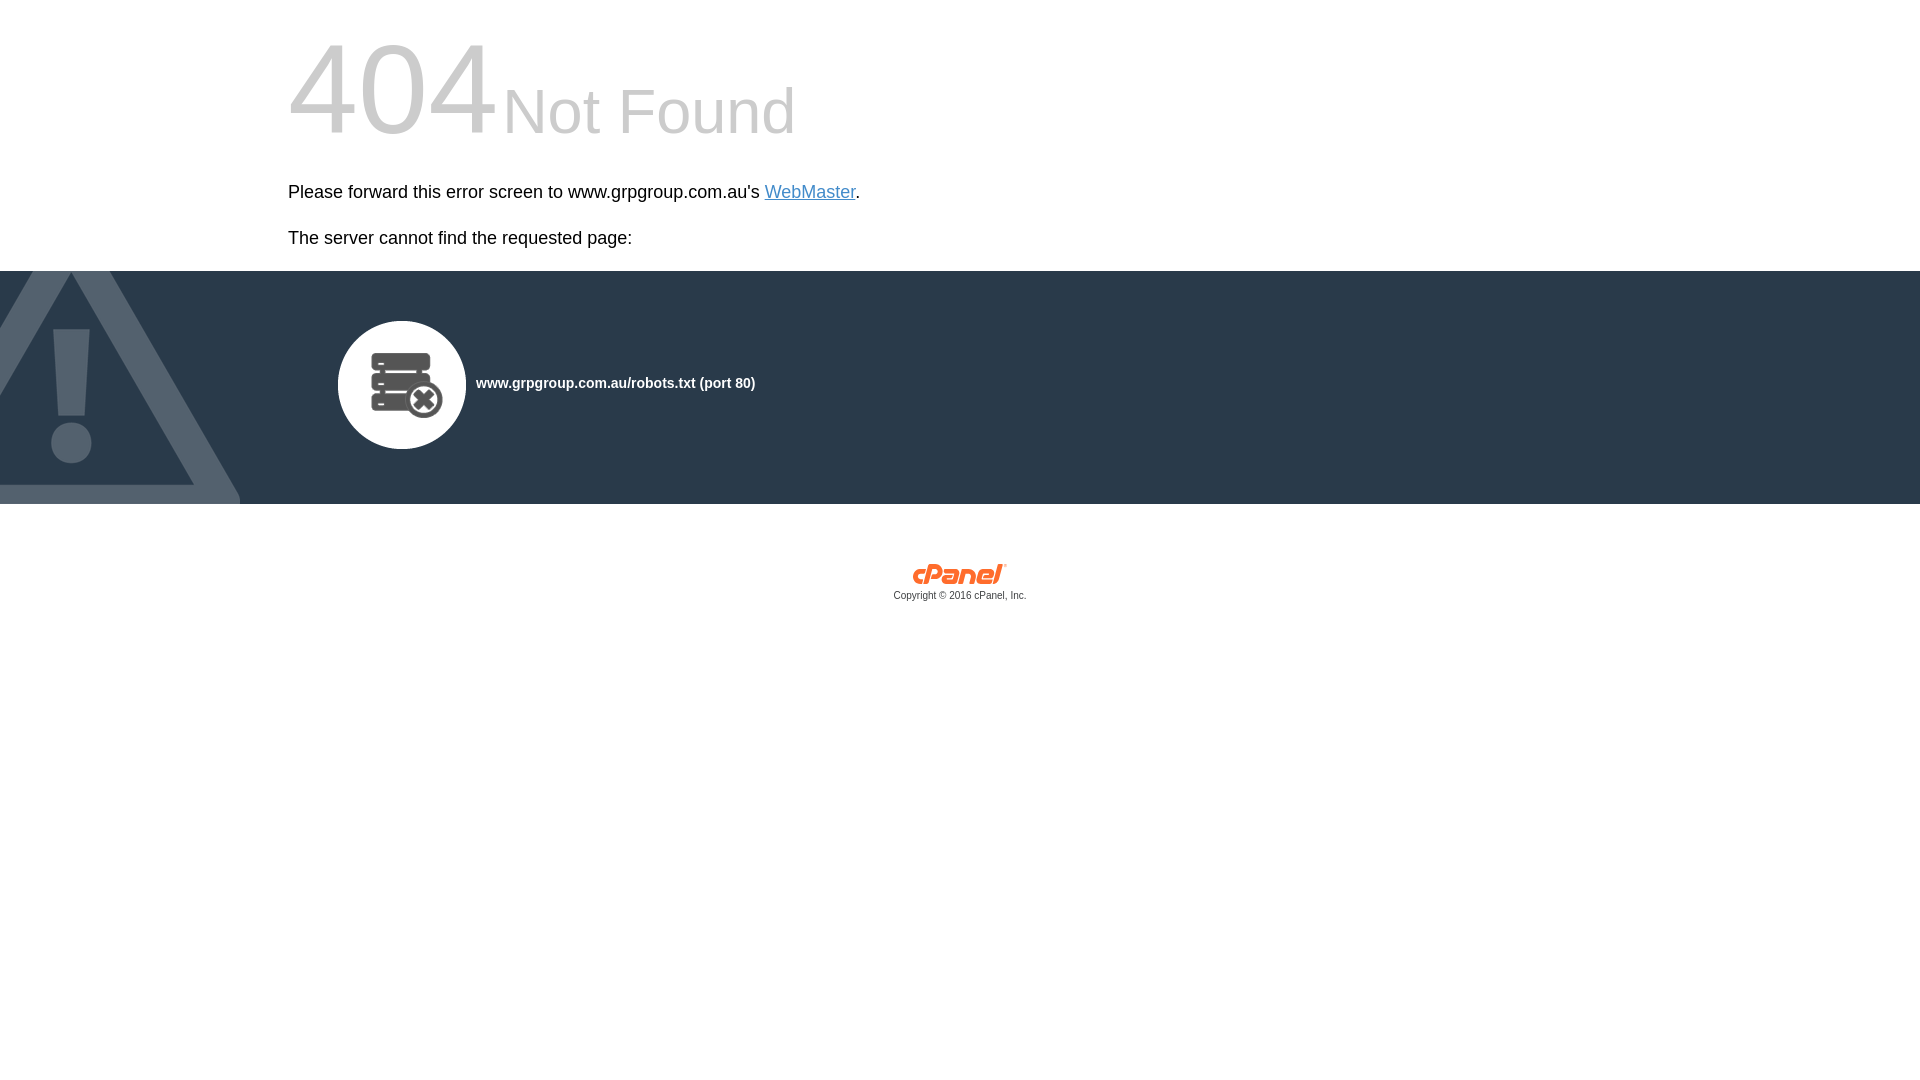 The width and height of the screenshot is (1920, 1080). Describe the element at coordinates (763, 192) in the screenshot. I see `'WebMaster'` at that location.